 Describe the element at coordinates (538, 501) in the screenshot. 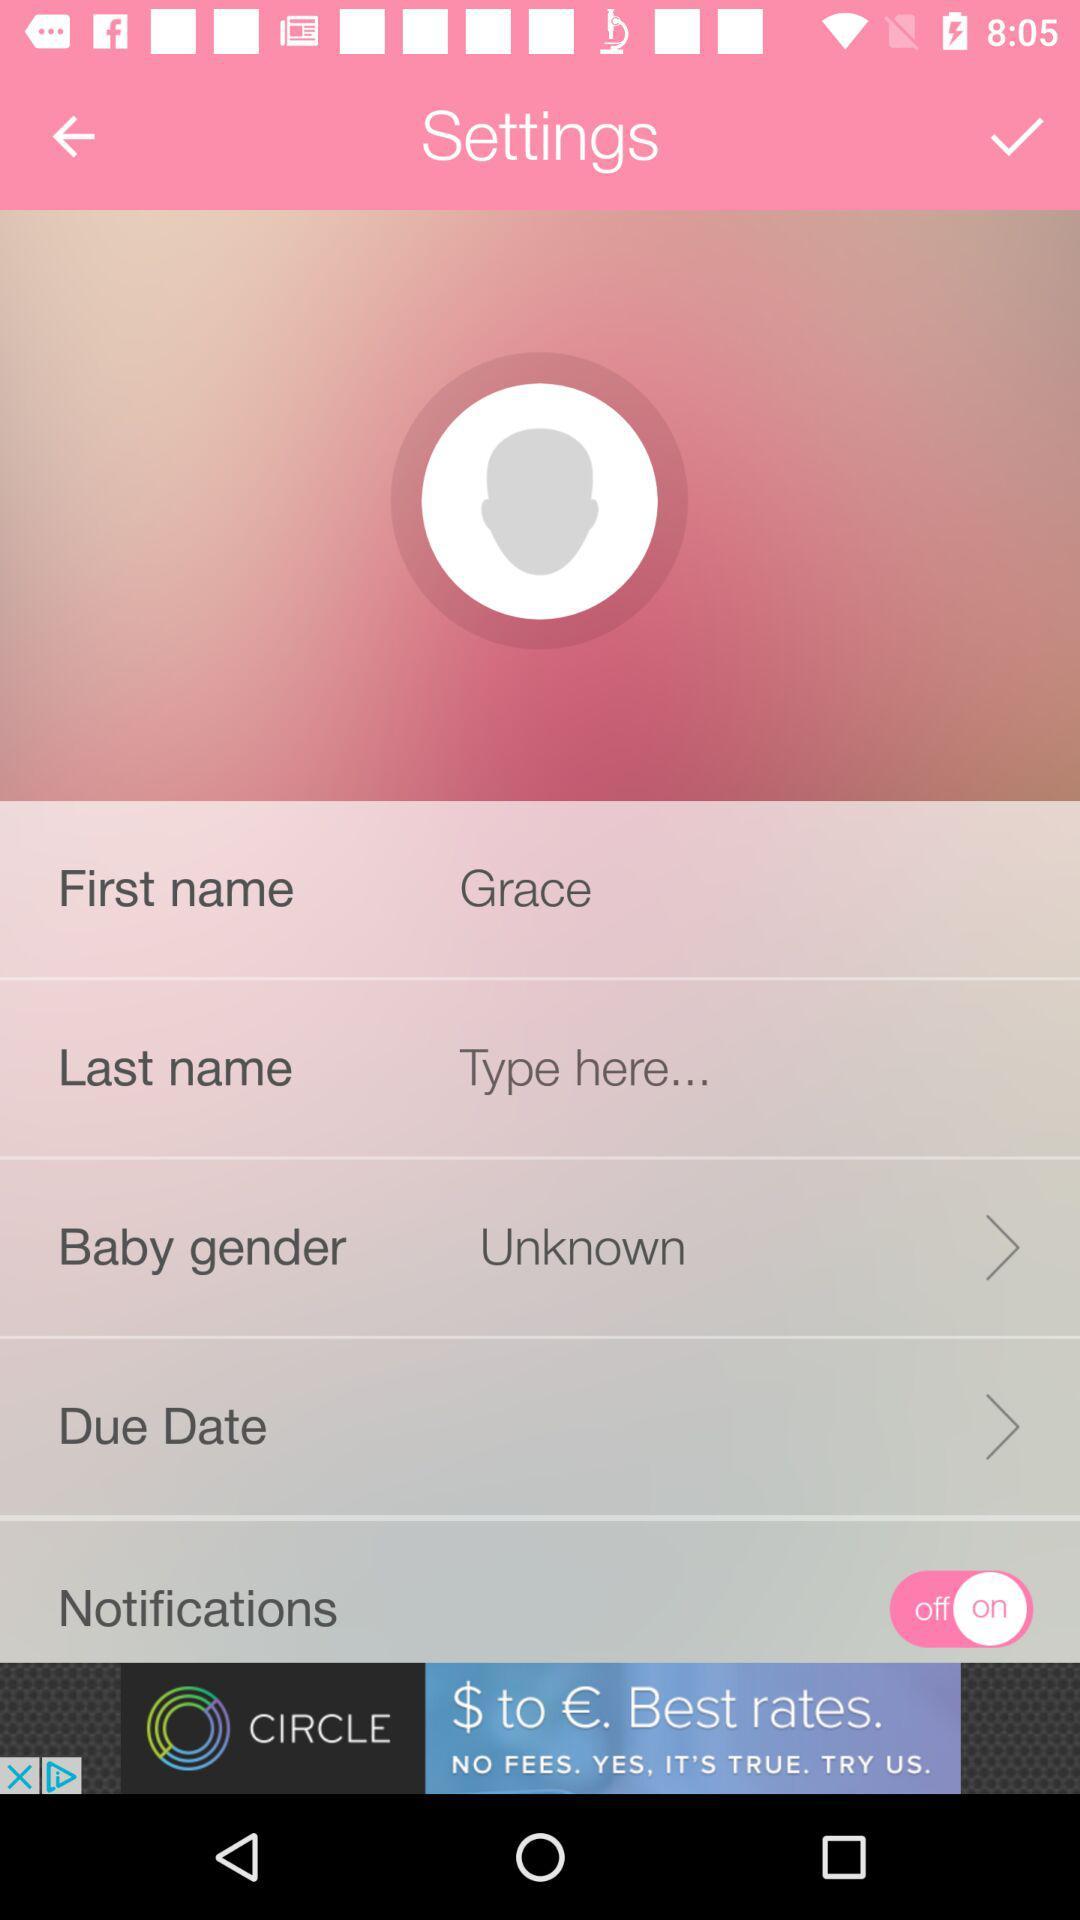

I see `button image` at that location.